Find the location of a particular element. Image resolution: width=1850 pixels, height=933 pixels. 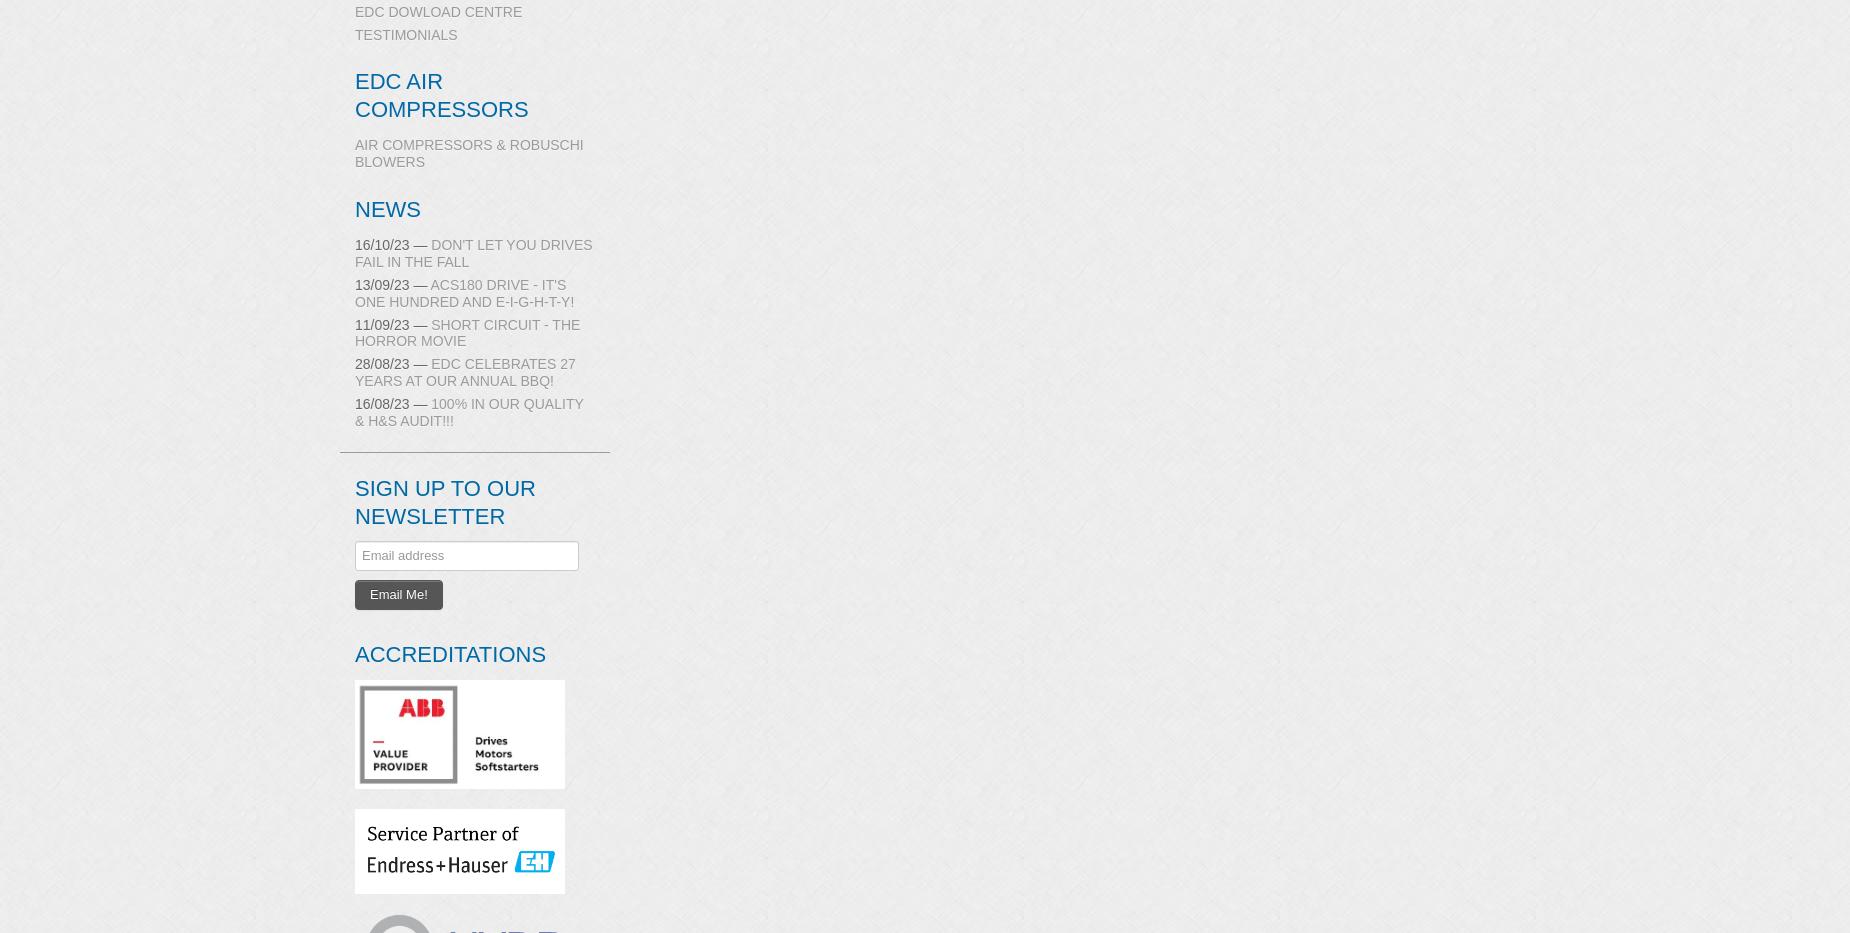

'13/09/23 —' is located at coordinates (354, 285).